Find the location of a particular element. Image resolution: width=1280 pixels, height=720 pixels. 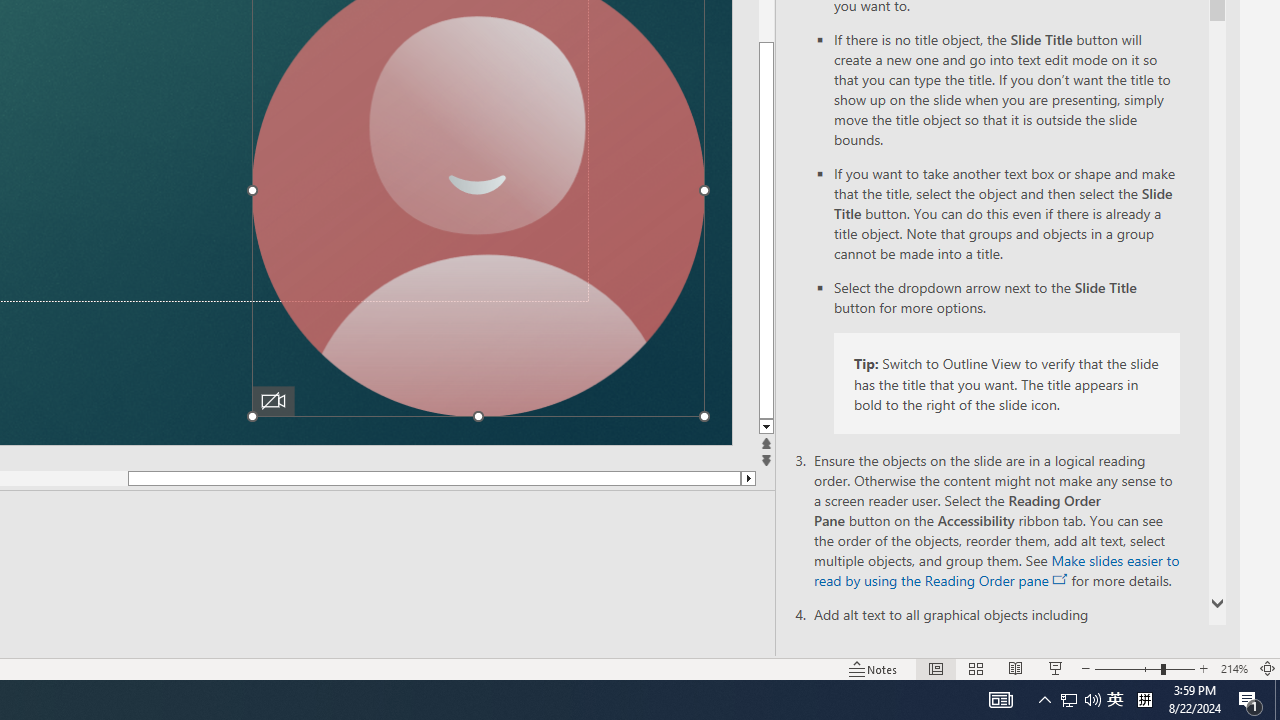

'openinnewwindow' is located at coordinates (1059, 579).